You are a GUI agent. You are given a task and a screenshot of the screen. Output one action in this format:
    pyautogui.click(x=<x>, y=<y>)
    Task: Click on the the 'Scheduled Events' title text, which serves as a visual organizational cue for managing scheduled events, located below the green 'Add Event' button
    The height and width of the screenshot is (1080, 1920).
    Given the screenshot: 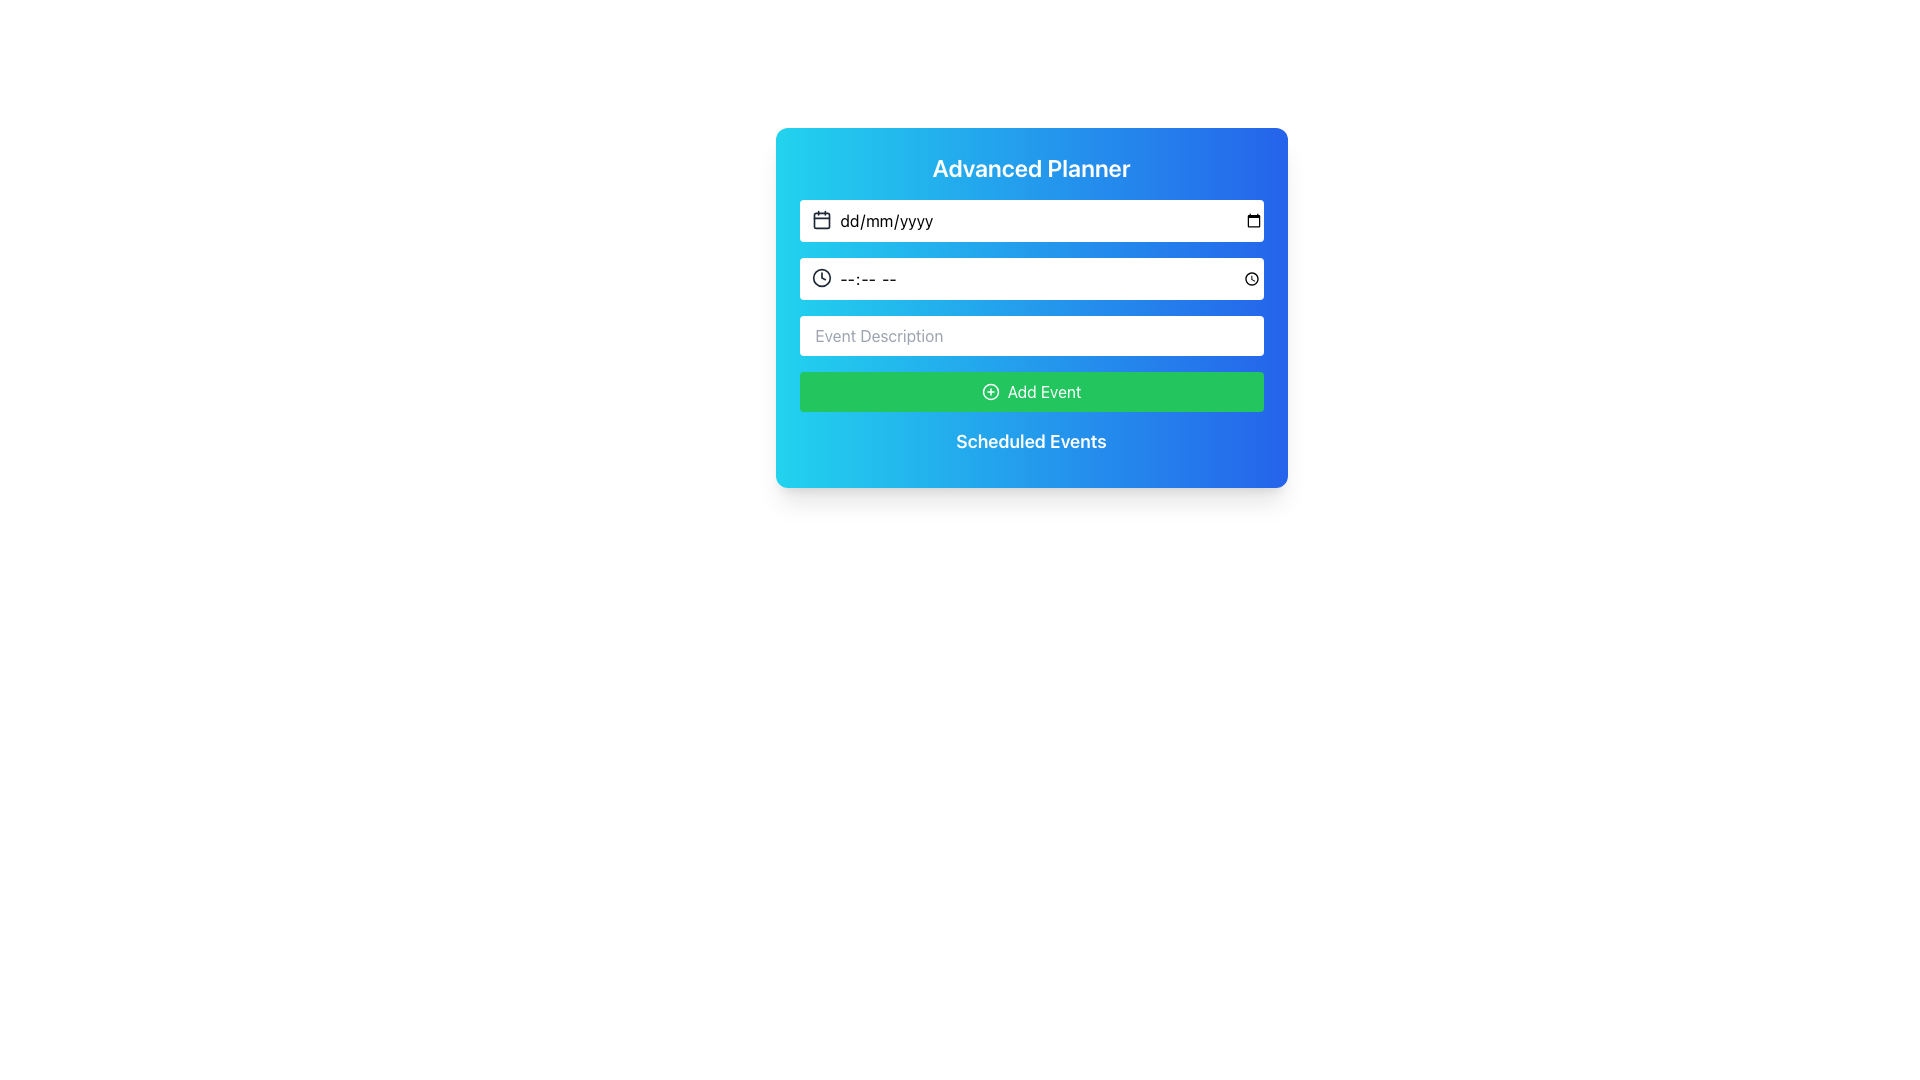 What is the action you would take?
    pyautogui.click(x=1031, y=441)
    